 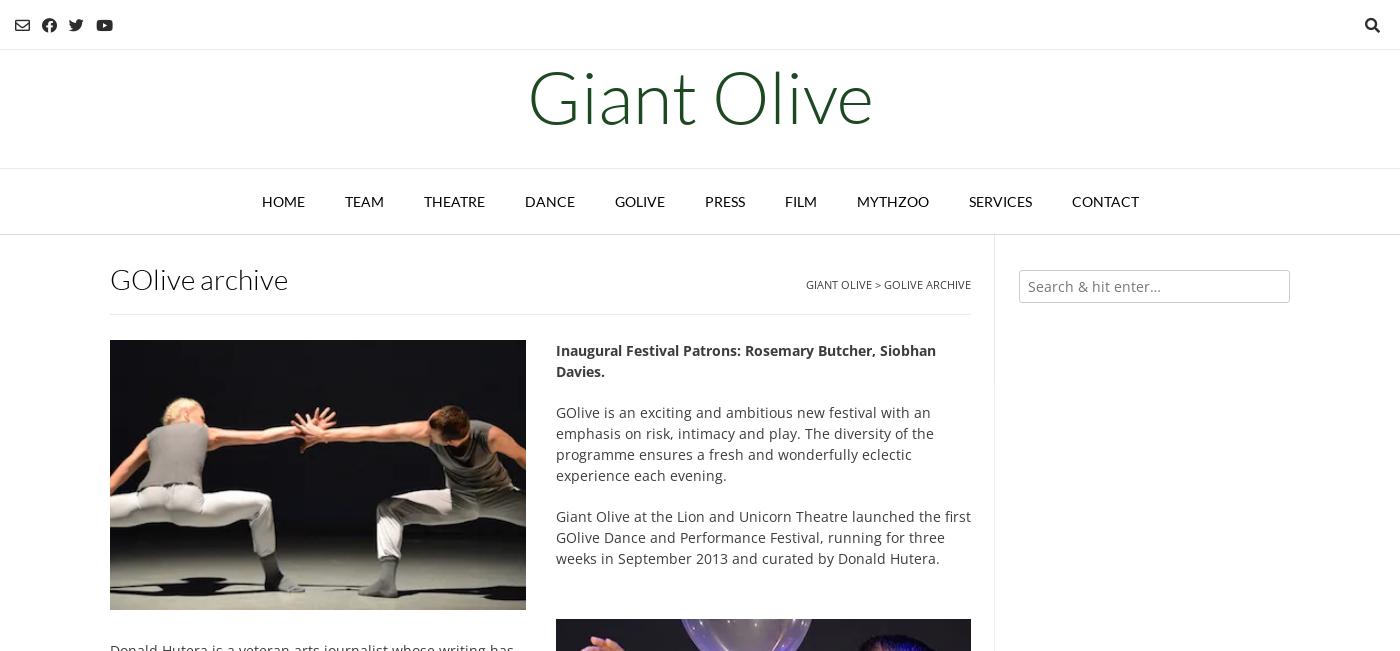 I want to click on 'Inaugural Festival Patrons: Rosemary Butcher, Siobhan Davies.', so click(x=554, y=360).